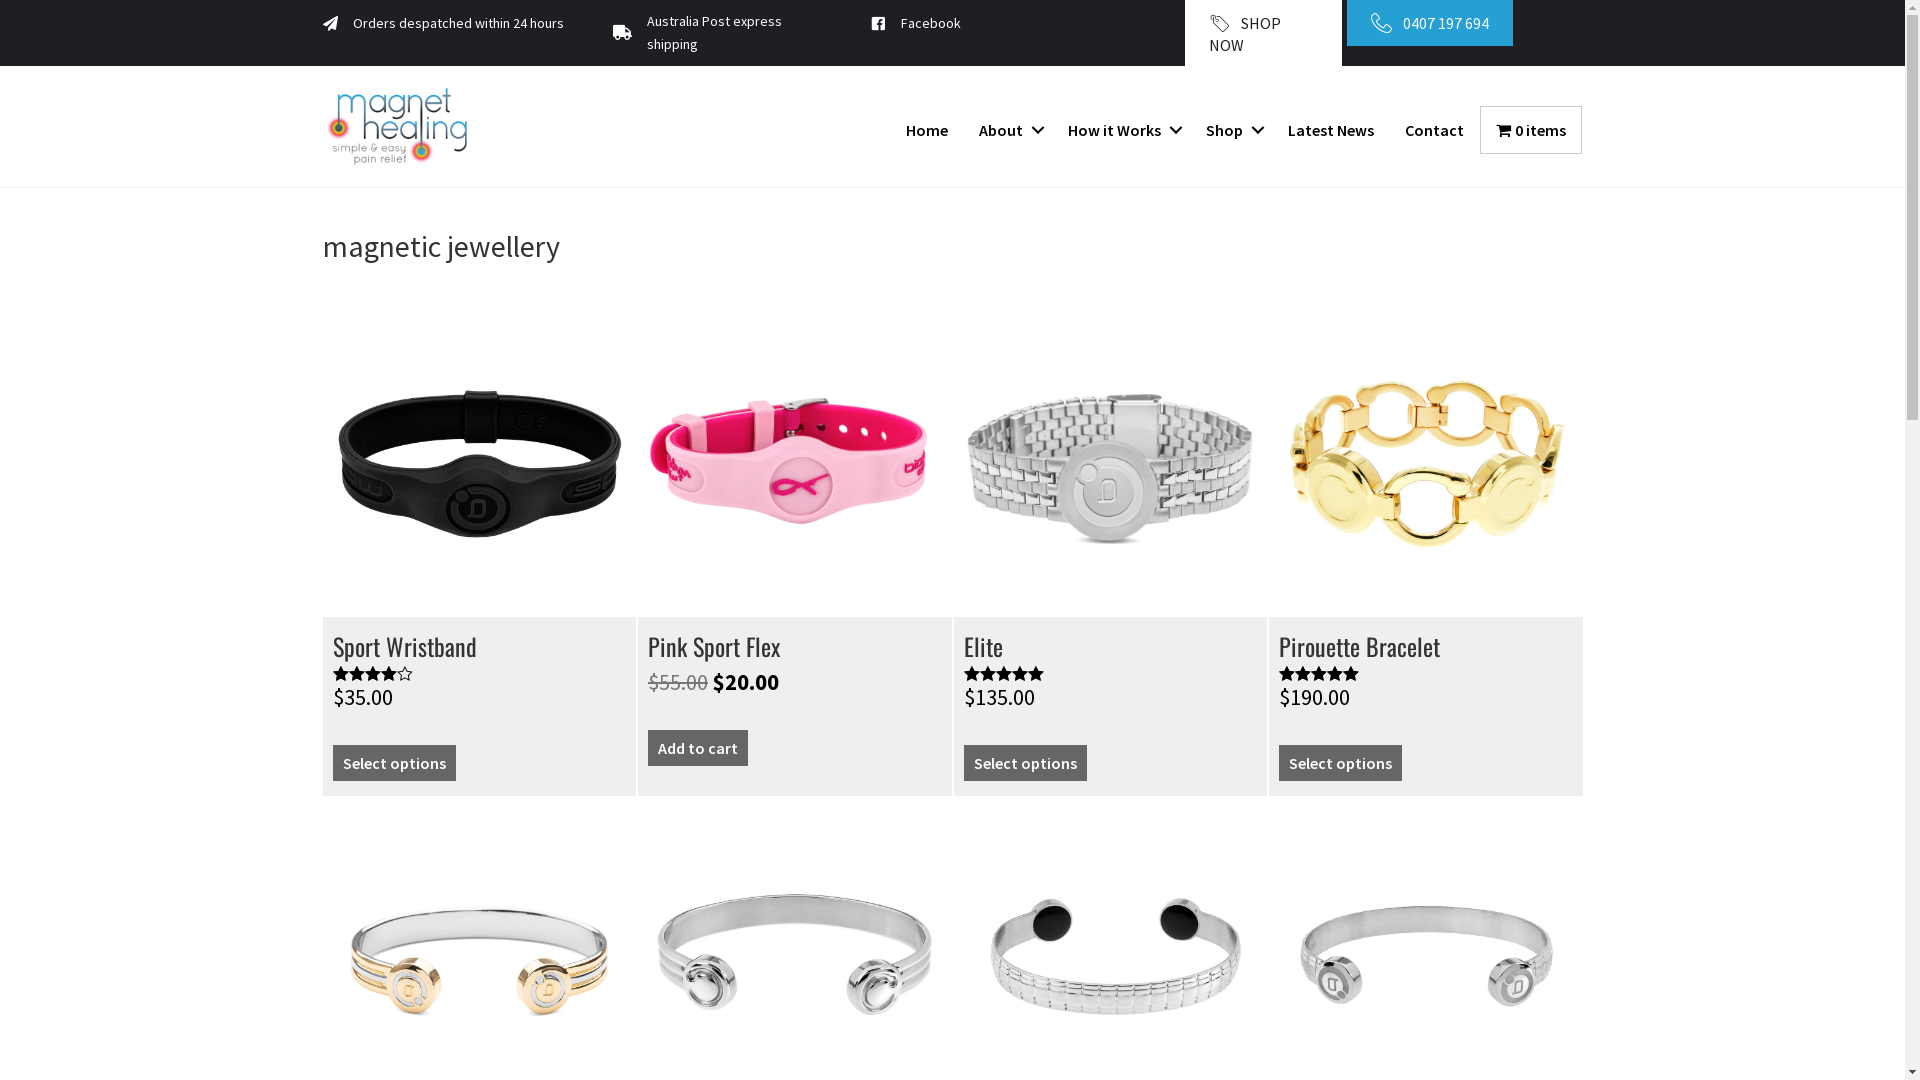 The width and height of the screenshot is (1920, 1080). What do you see at coordinates (697, 748) in the screenshot?
I see `'Add to cart'` at bounding box center [697, 748].